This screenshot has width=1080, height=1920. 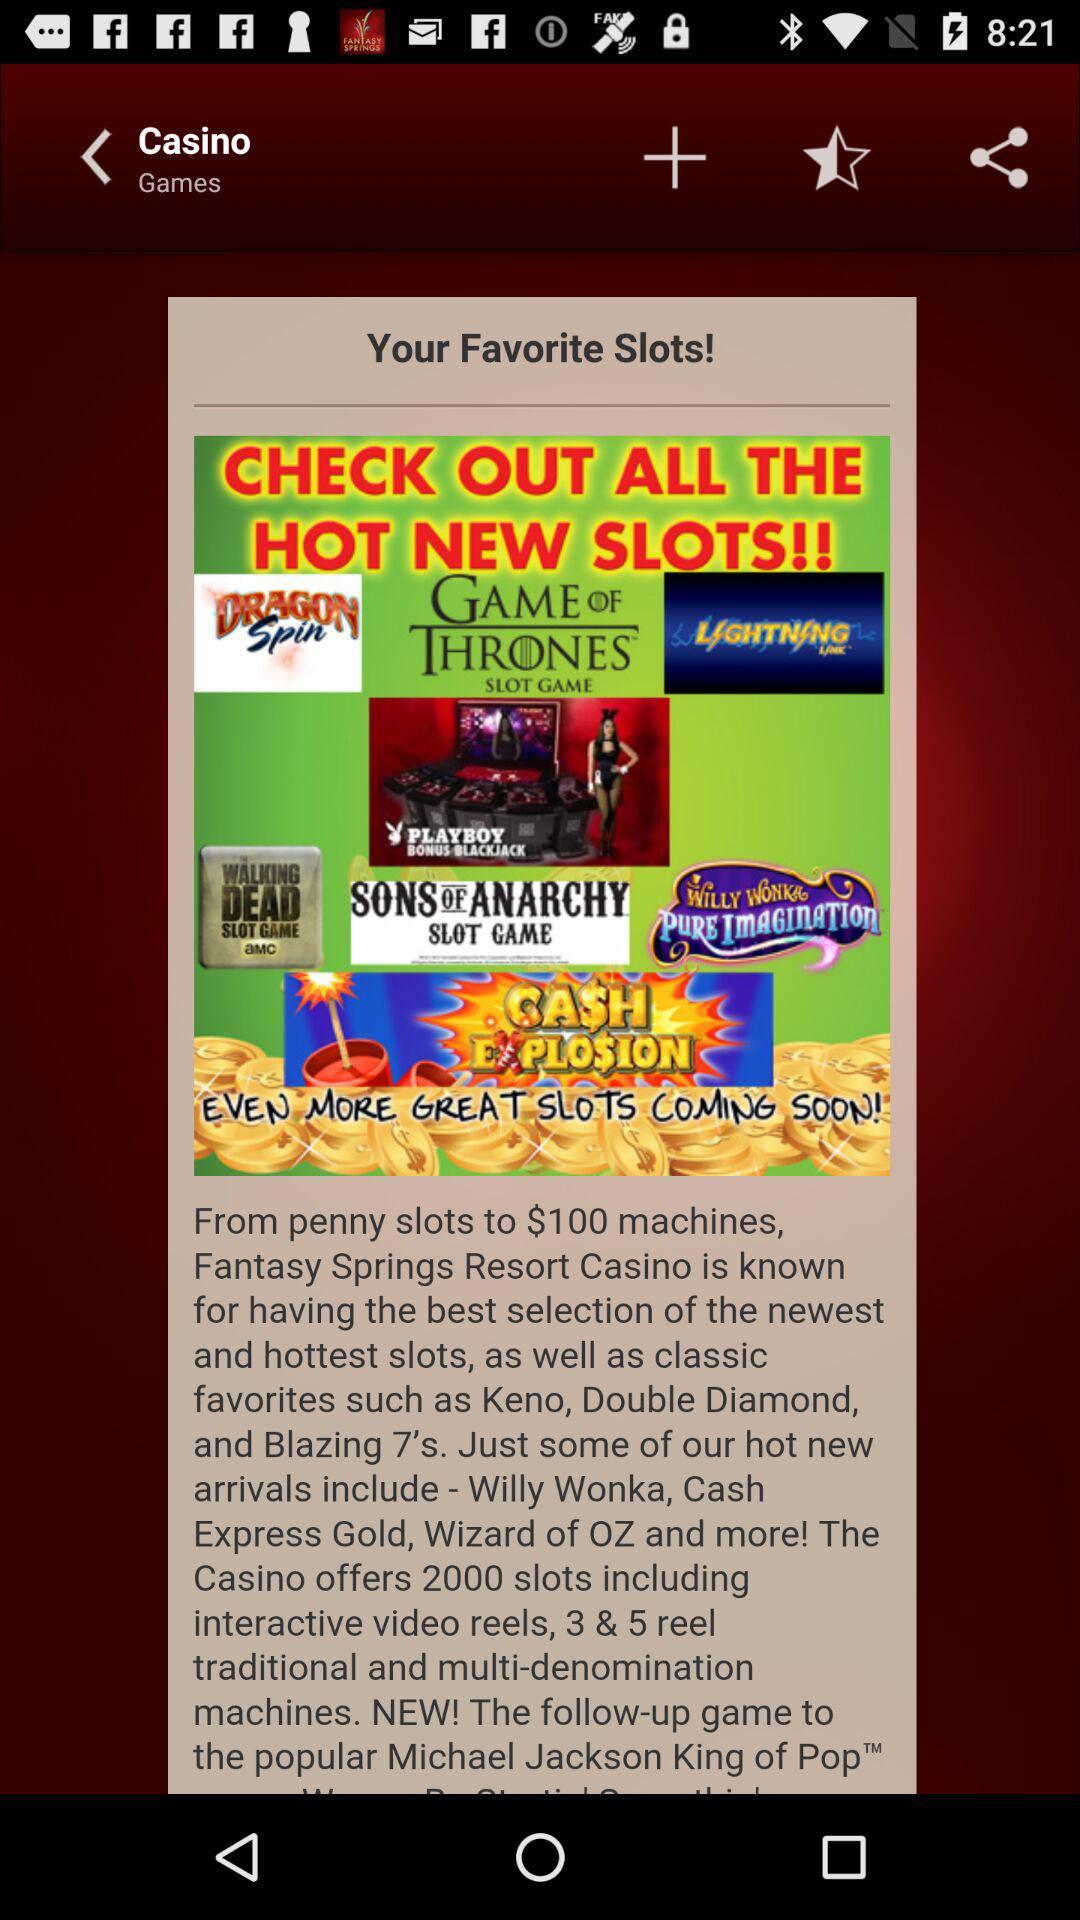 What do you see at coordinates (837, 156) in the screenshot?
I see `star option` at bounding box center [837, 156].